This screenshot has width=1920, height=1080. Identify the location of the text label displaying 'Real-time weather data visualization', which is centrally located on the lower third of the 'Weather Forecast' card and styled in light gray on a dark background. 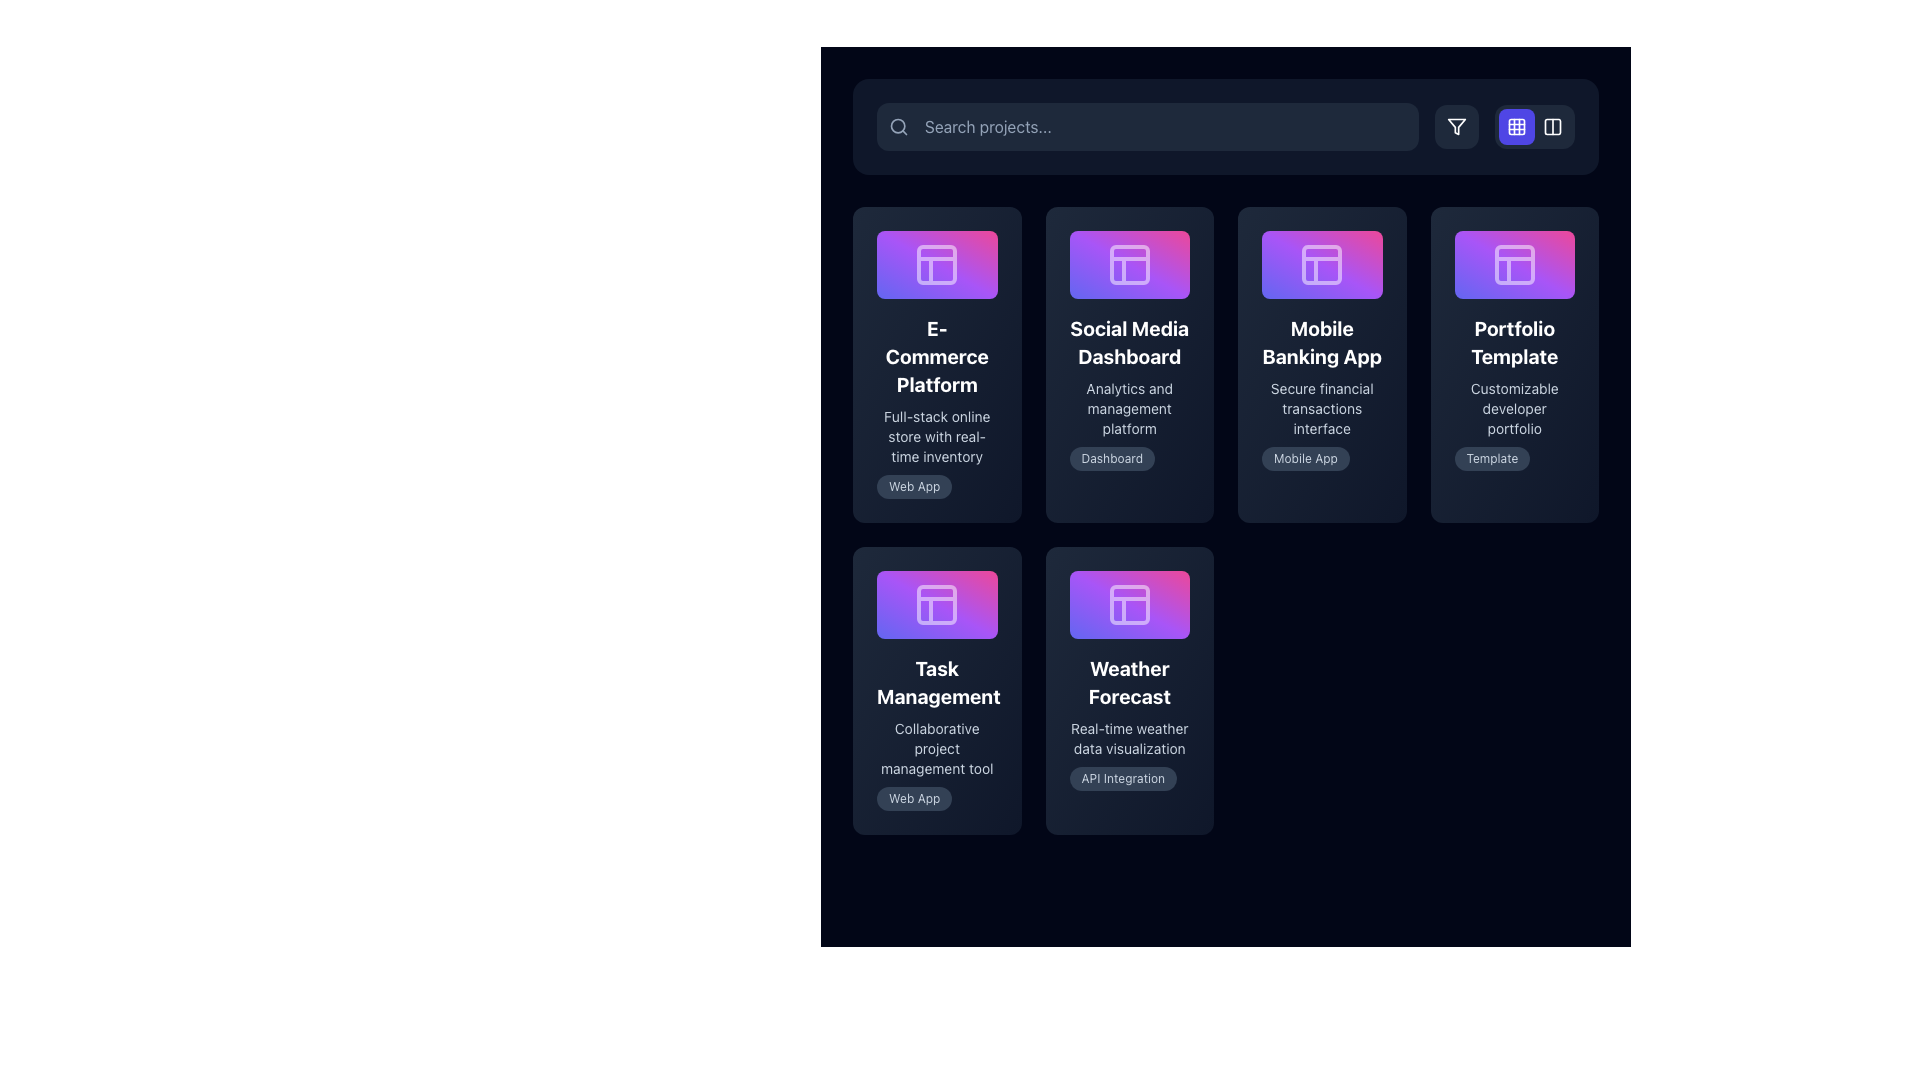
(1129, 738).